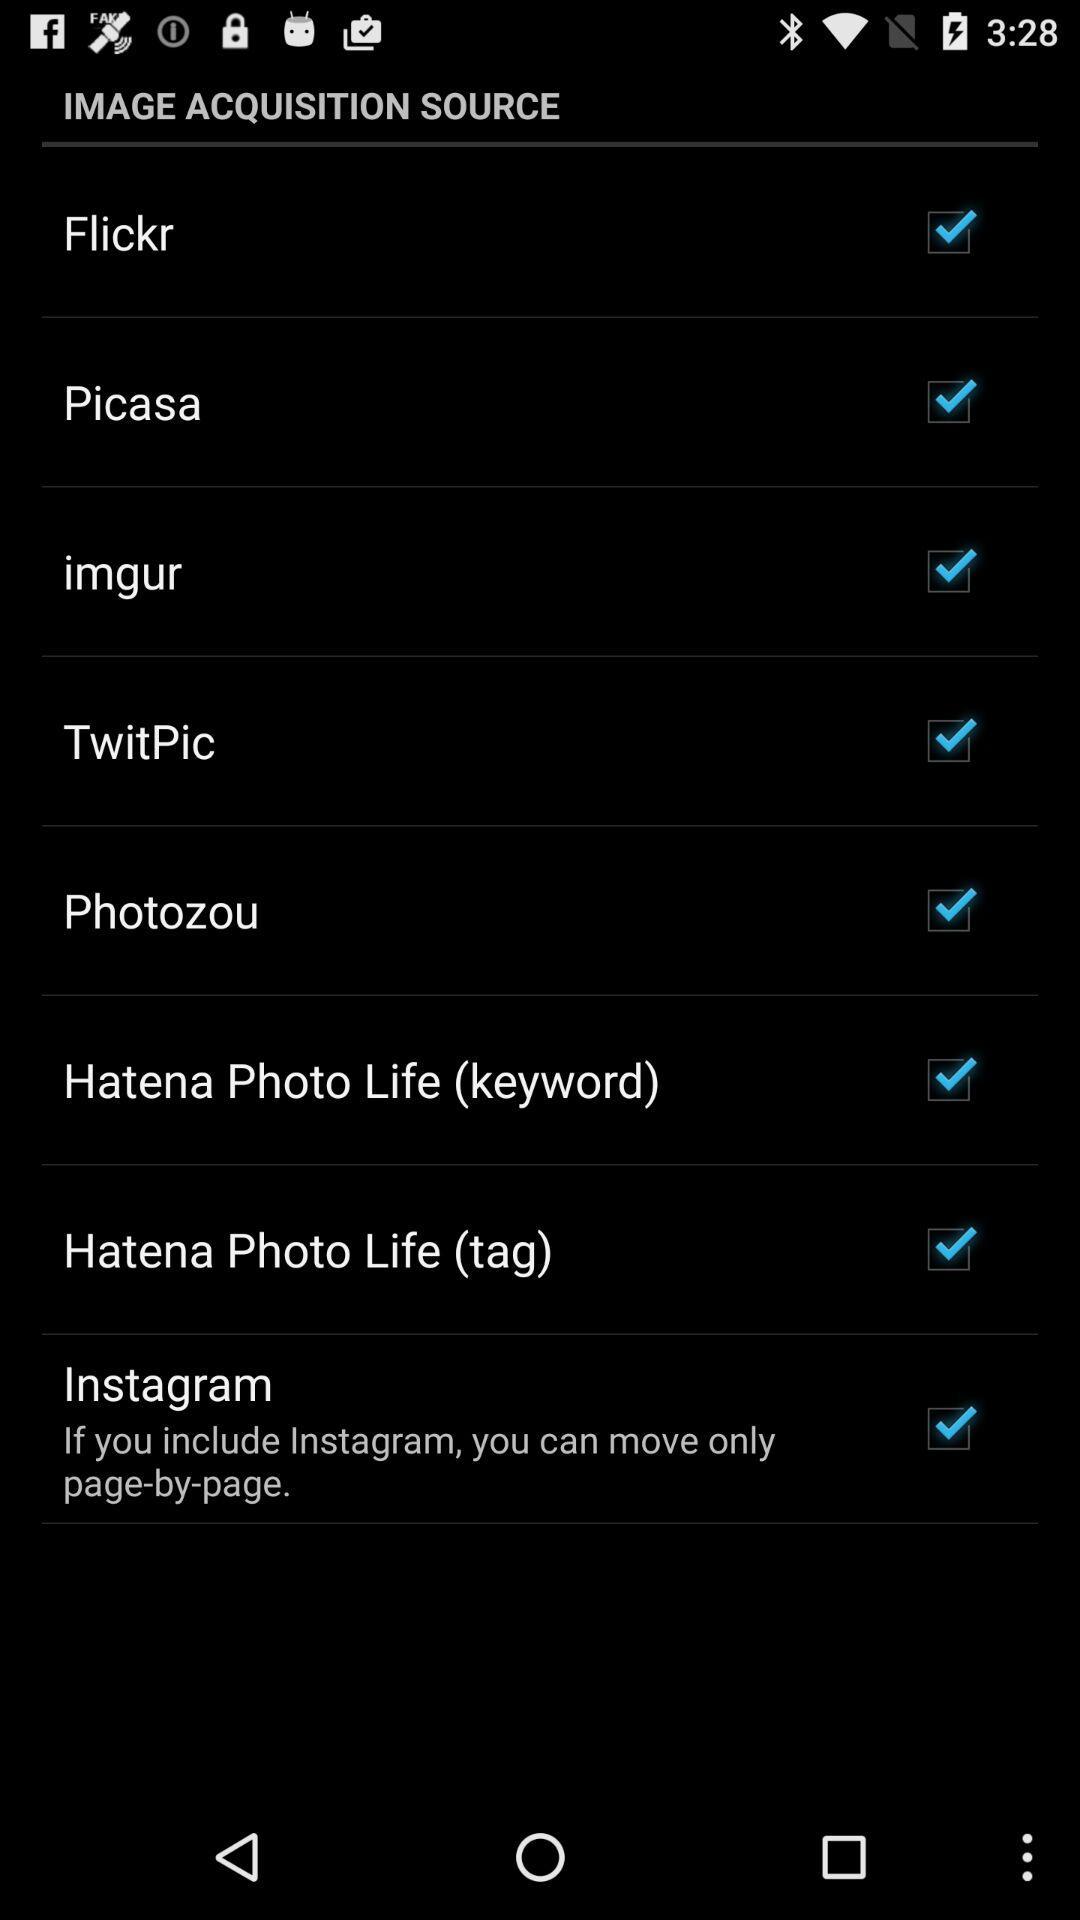  Describe the element at coordinates (132, 400) in the screenshot. I see `picasa item` at that location.